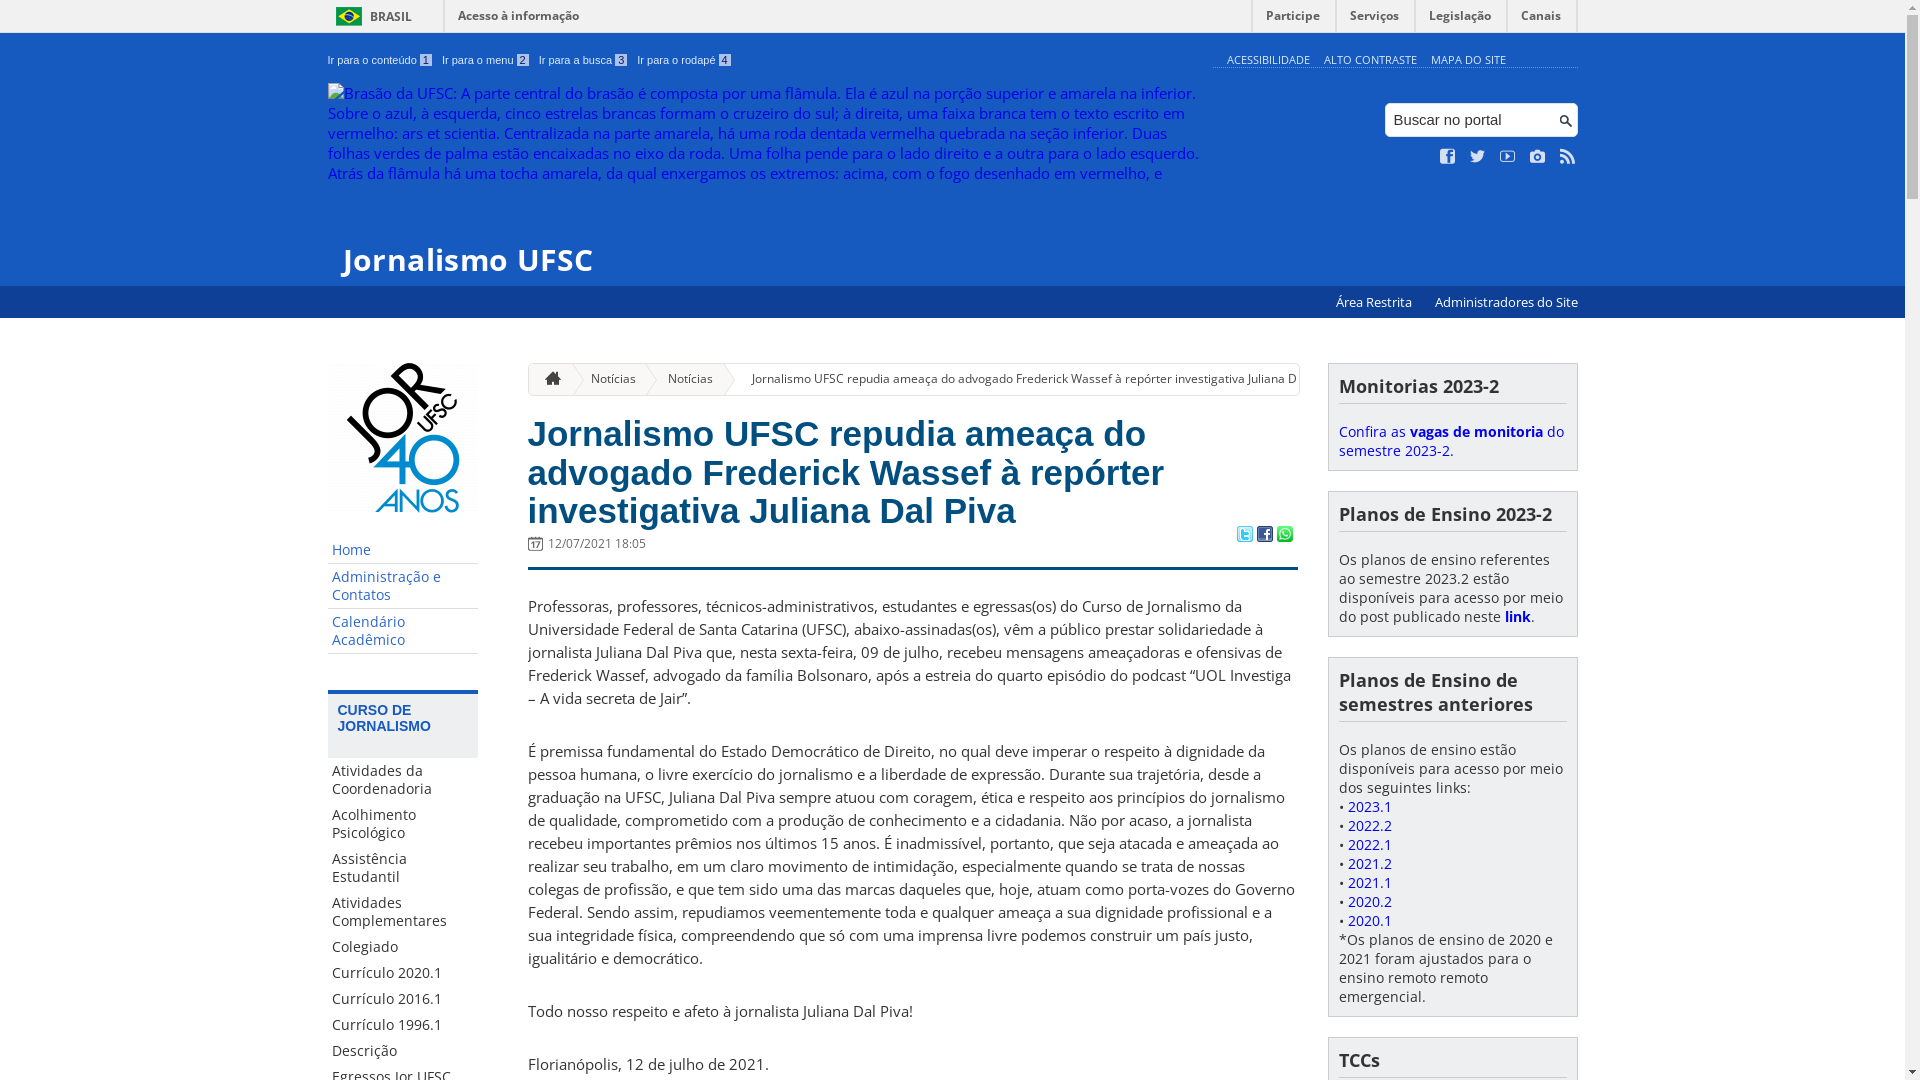  What do you see at coordinates (1467, 58) in the screenshot?
I see `'MAPA DO SITE'` at bounding box center [1467, 58].